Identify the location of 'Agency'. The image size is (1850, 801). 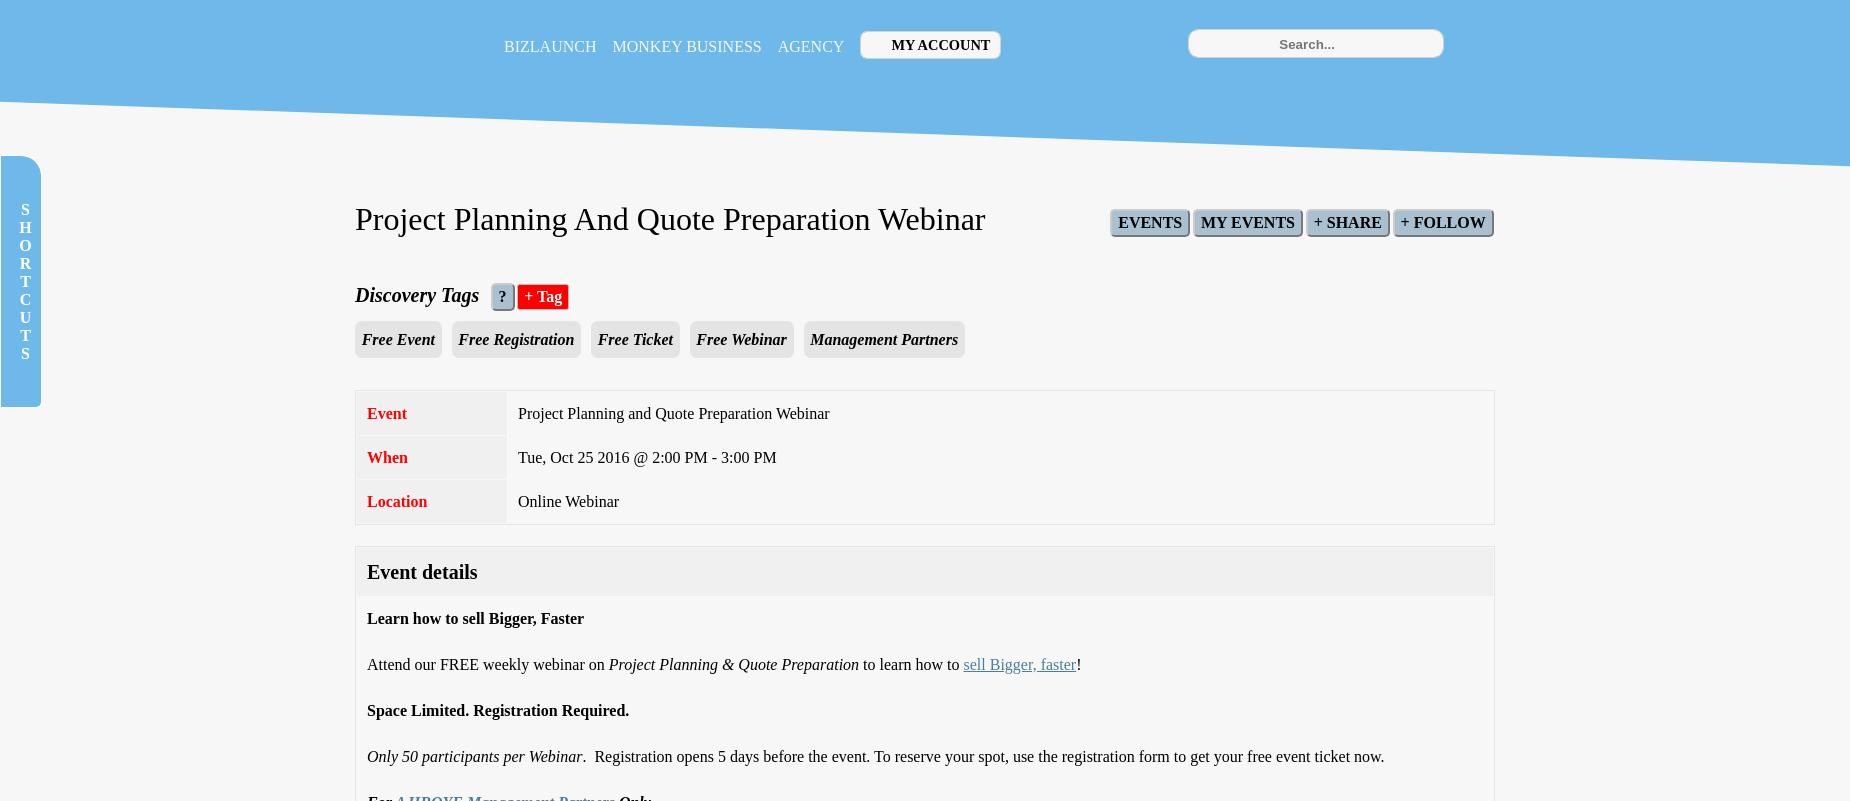
(777, 45).